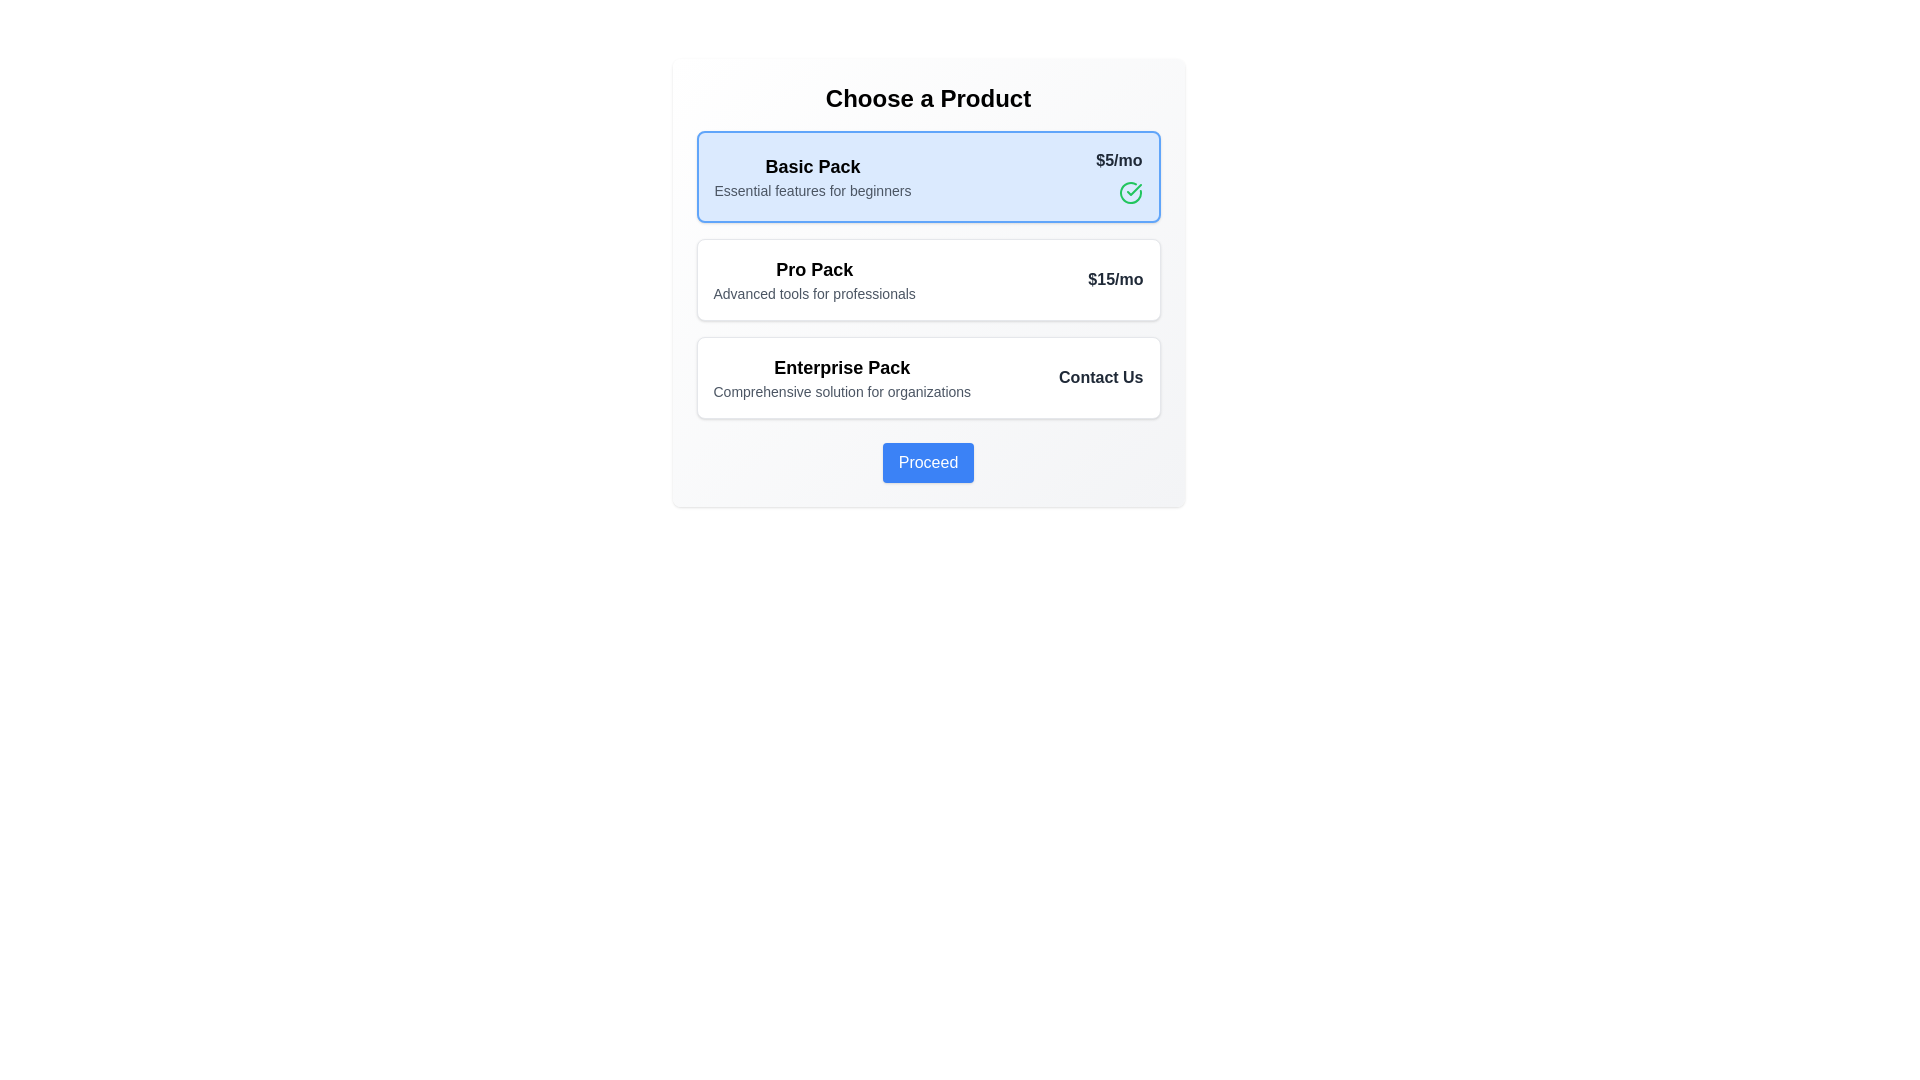  What do you see at coordinates (812, 191) in the screenshot?
I see `the text label reading 'Essential features for beginners,' which is styled in a smaller gray font and positioned directly below the 'Basic Pack' text in the first option card` at bounding box center [812, 191].